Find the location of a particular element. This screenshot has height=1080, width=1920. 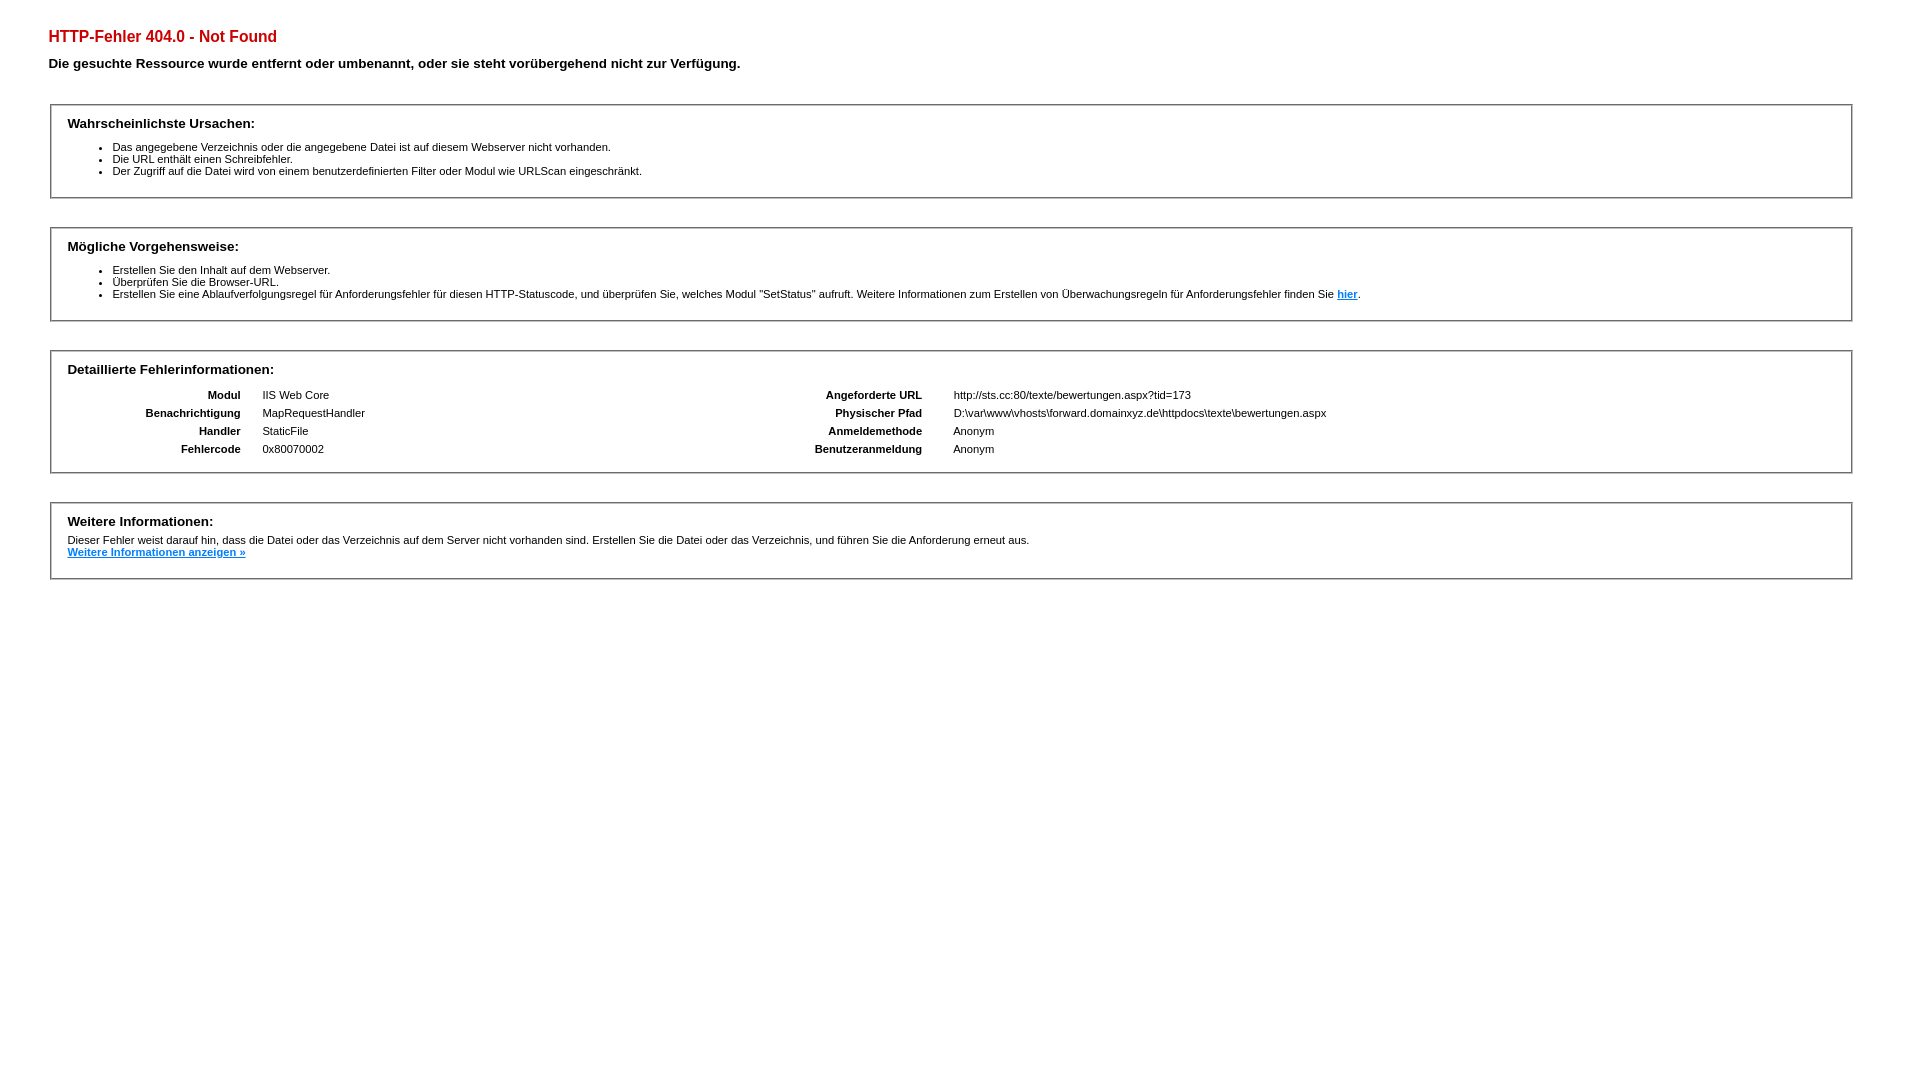

'hier' is located at coordinates (1347, 293).